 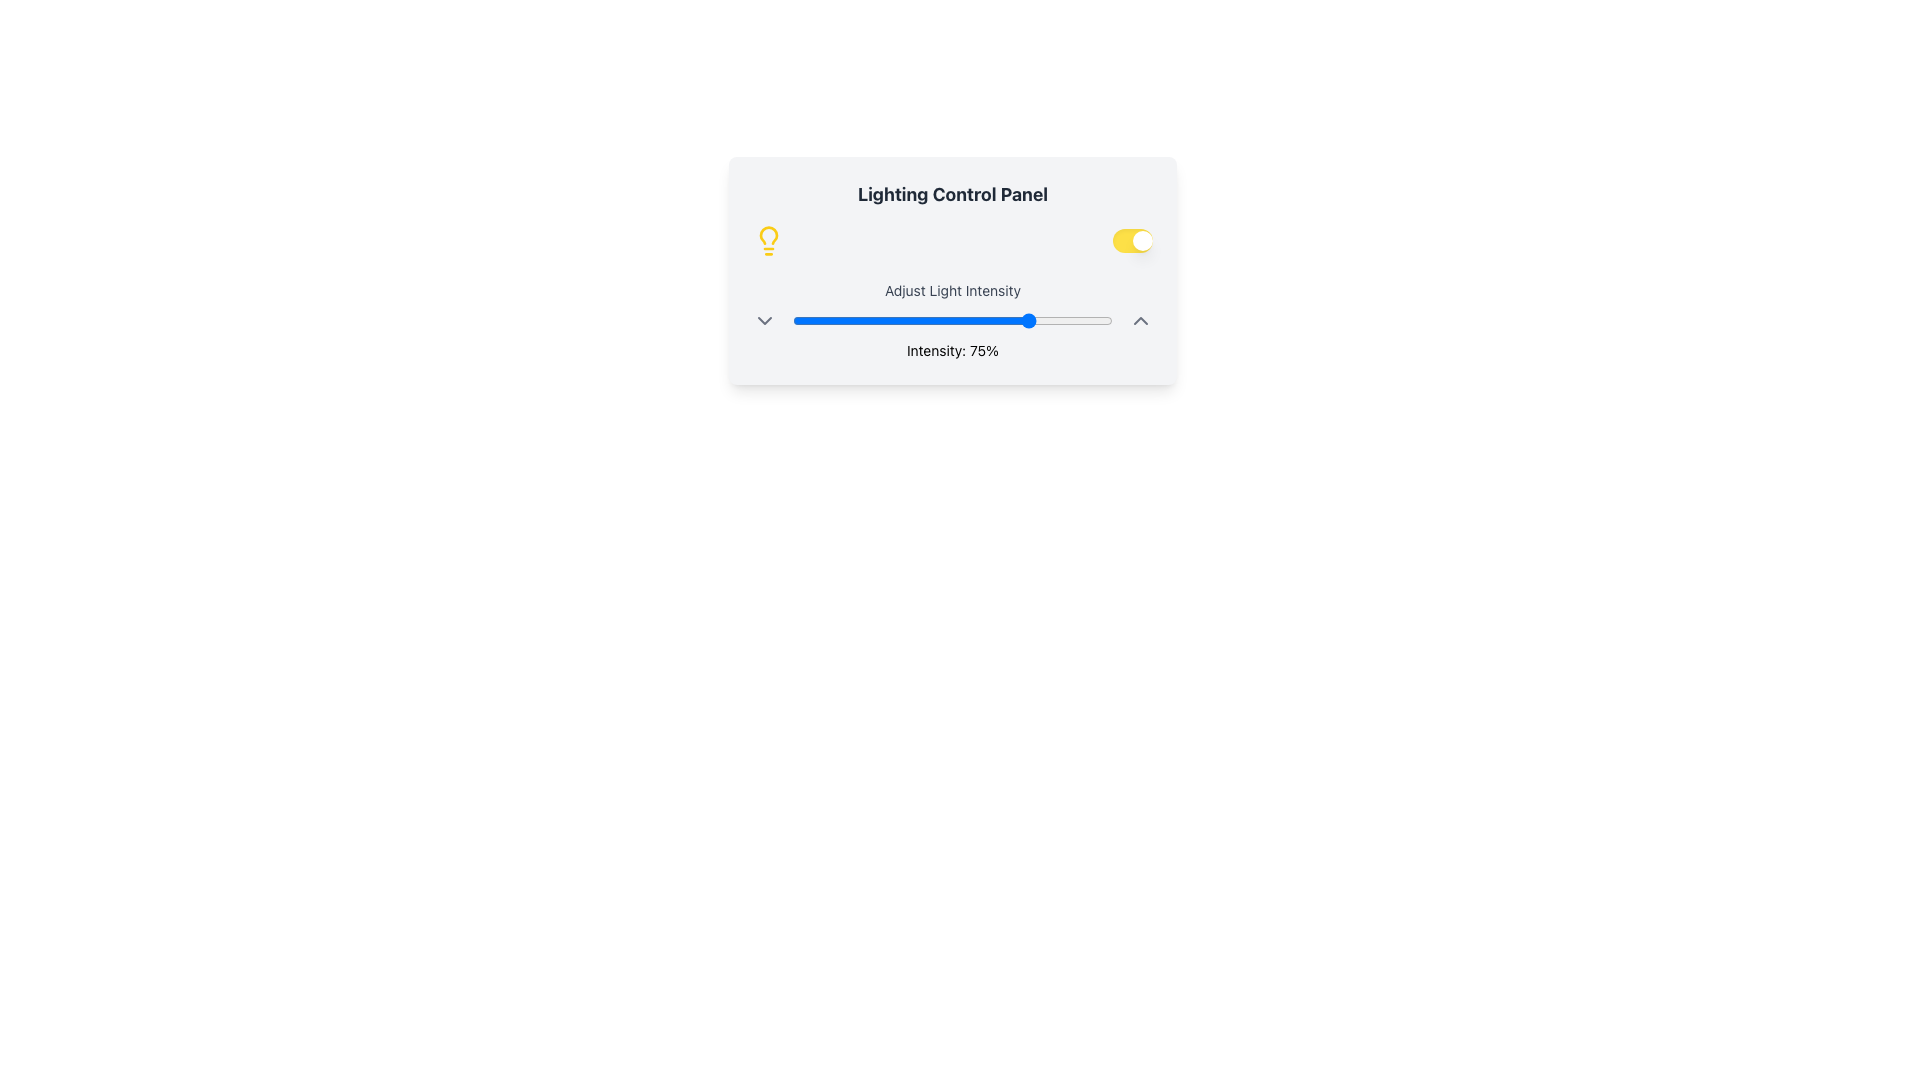 I want to click on the light intensity, so click(x=887, y=319).